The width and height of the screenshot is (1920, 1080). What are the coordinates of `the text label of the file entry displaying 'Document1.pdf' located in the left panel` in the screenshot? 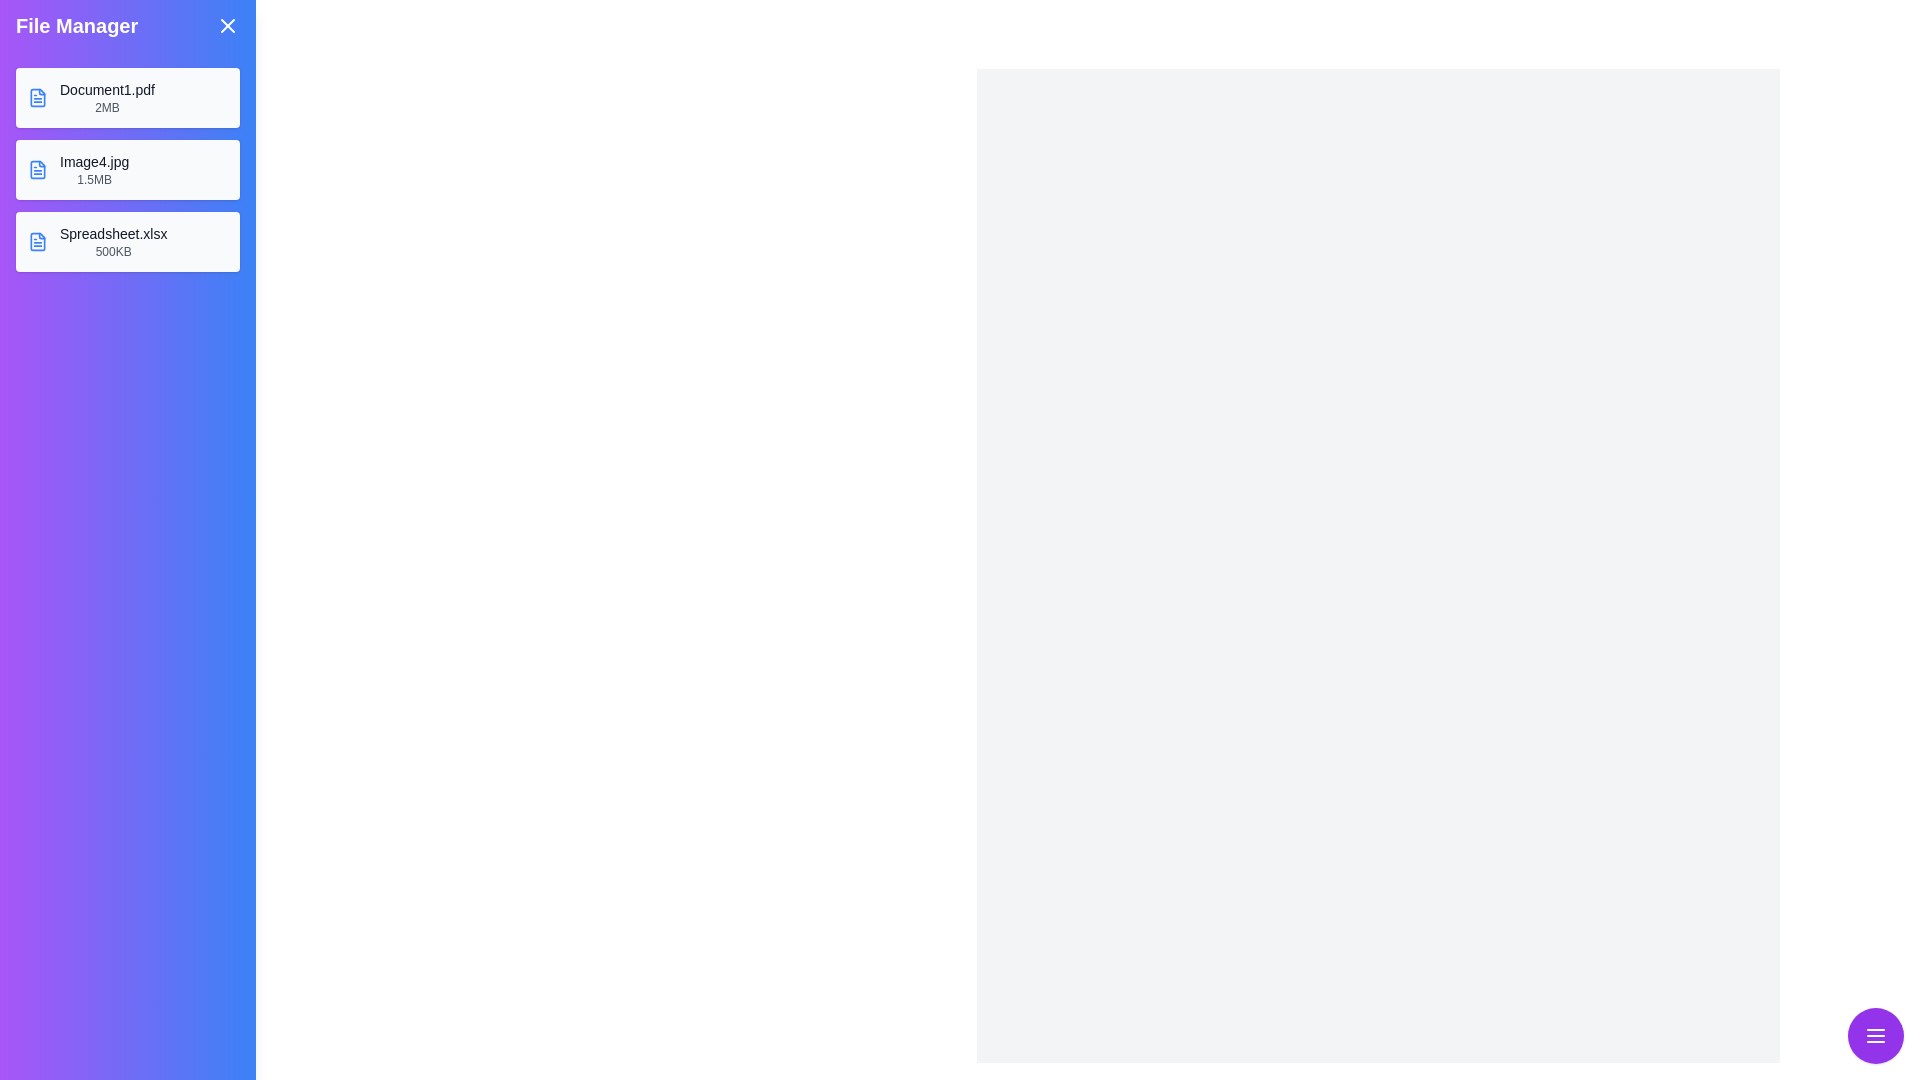 It's located at (106, 88).